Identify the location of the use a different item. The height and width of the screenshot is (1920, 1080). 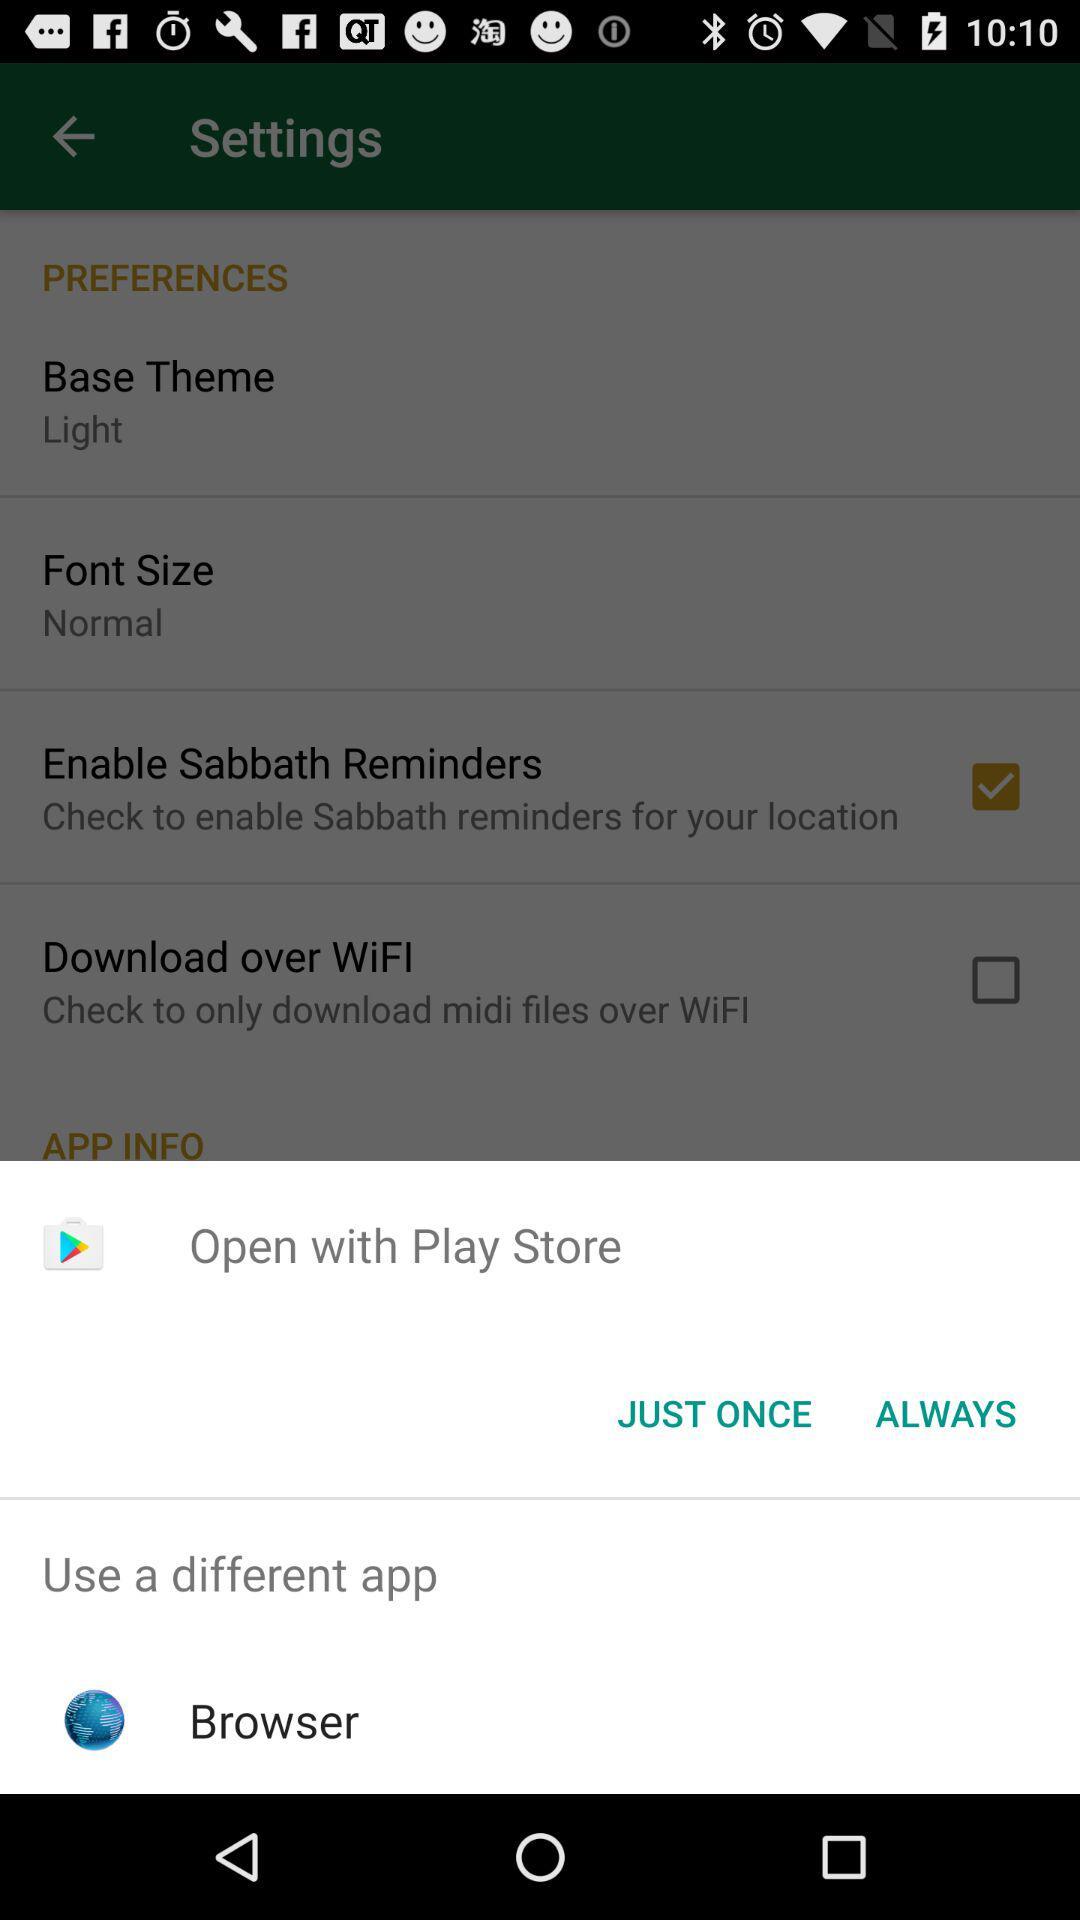
(540, 1572).